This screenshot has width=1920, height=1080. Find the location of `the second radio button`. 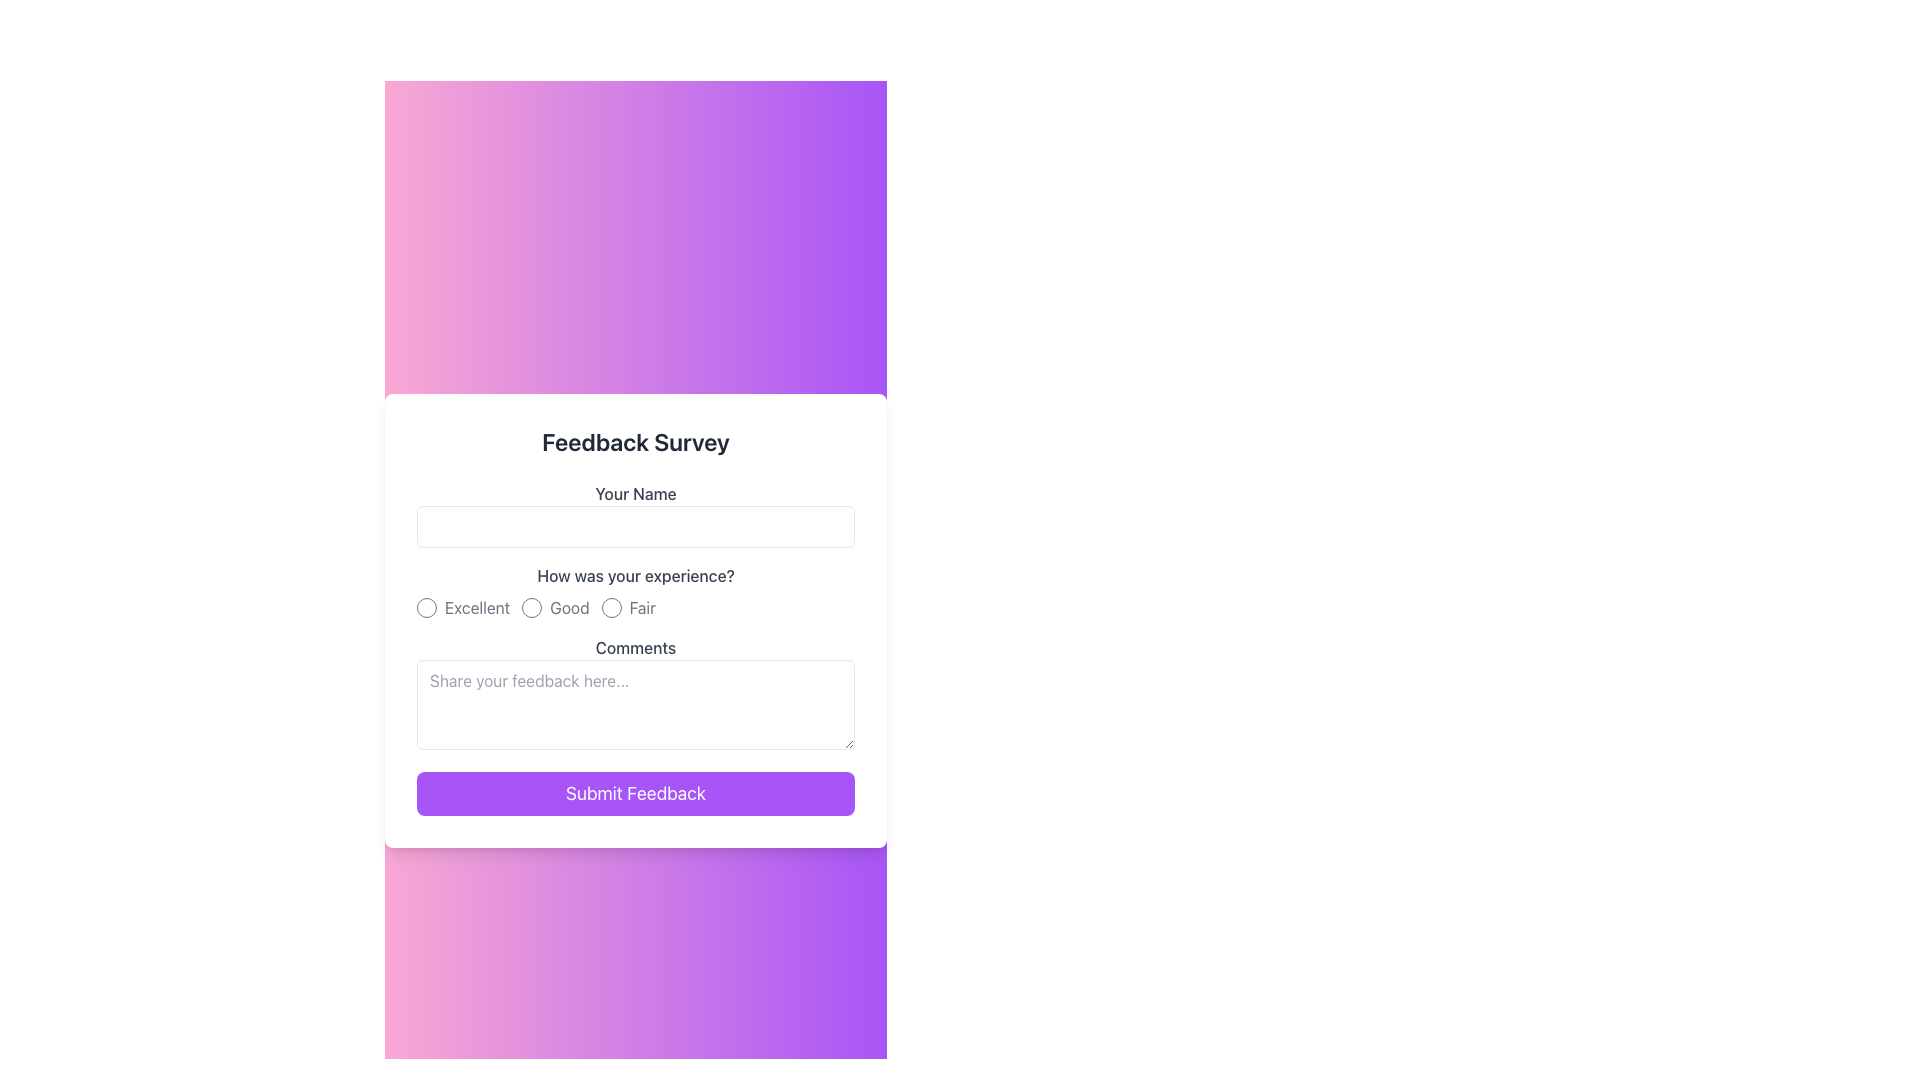

the second radio button is located at coordinates (532, 607).